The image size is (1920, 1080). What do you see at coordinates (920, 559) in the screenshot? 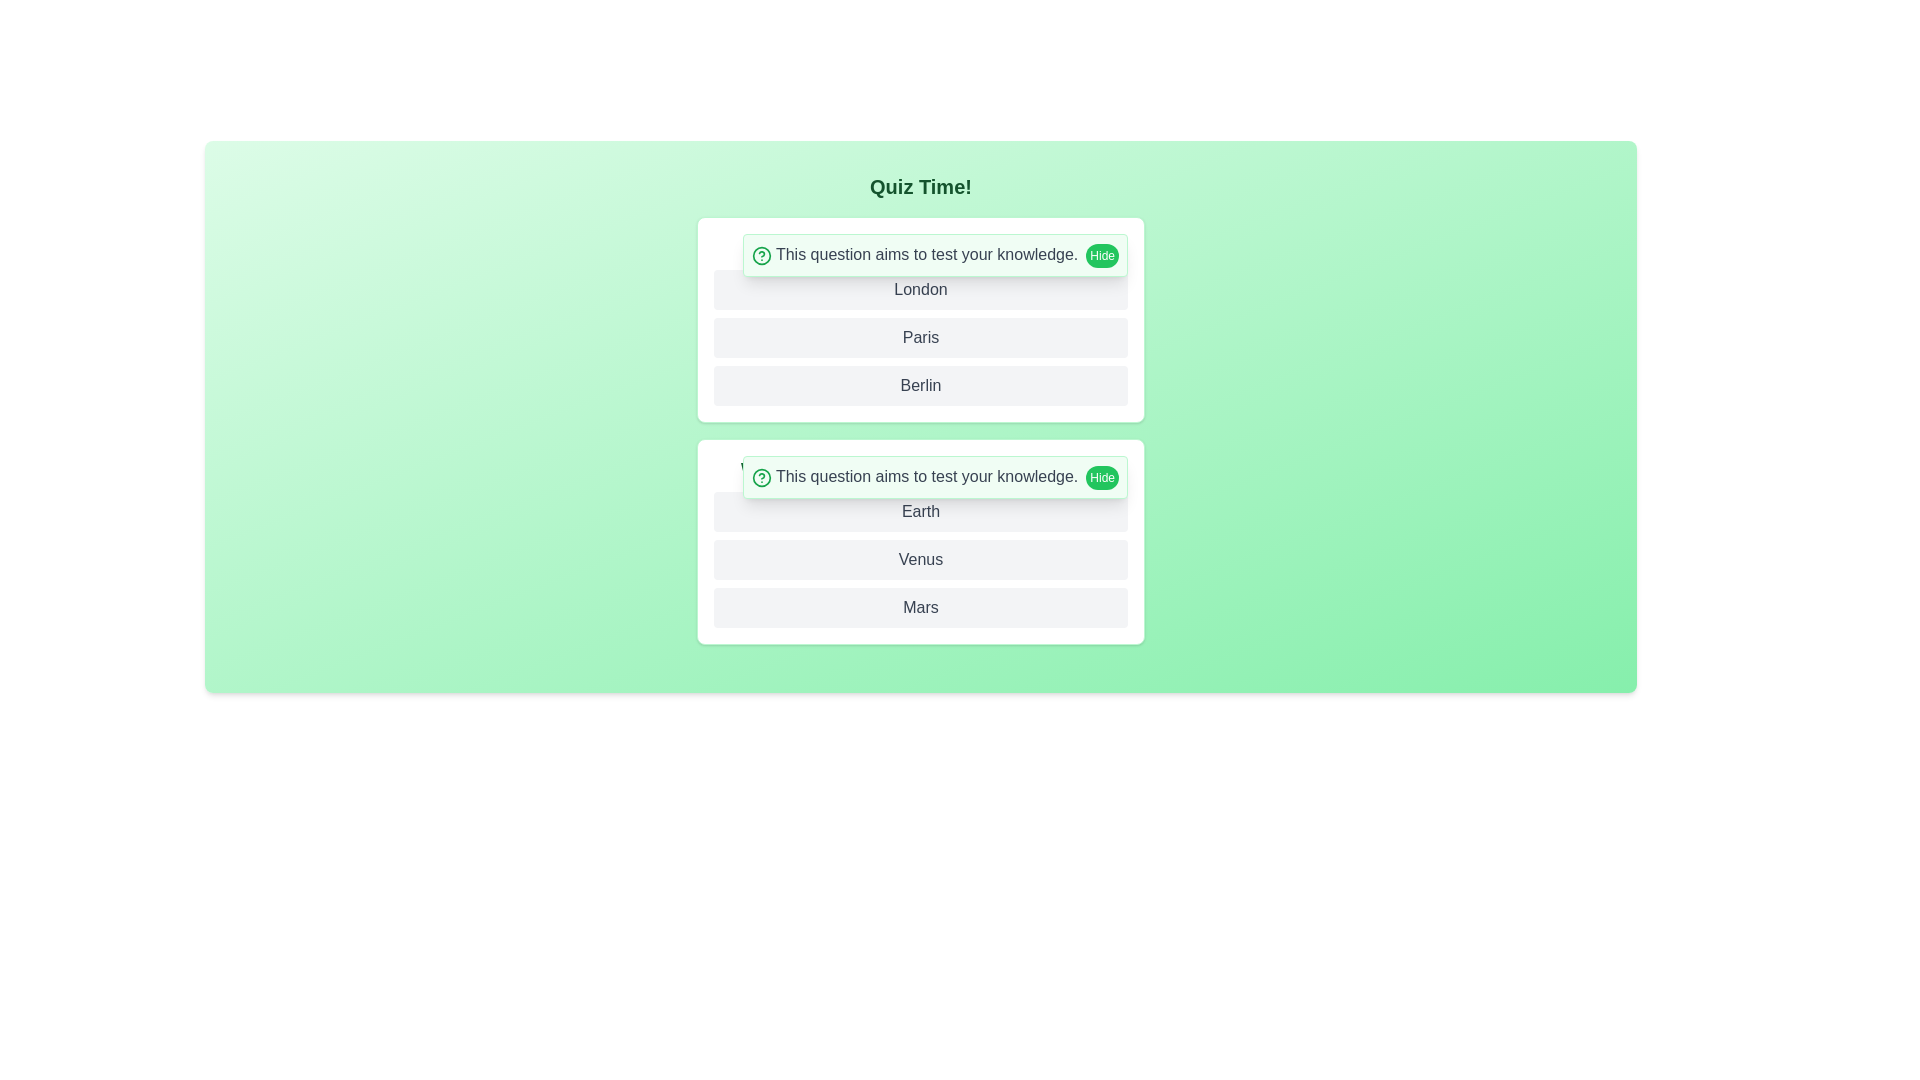
I see `the 'Venus' button, the second option in a vertically-stacked group of buttons, which is visually distinct with rounded corners and a light gray background that turns light green on hover` at bounding box center [920, 559].